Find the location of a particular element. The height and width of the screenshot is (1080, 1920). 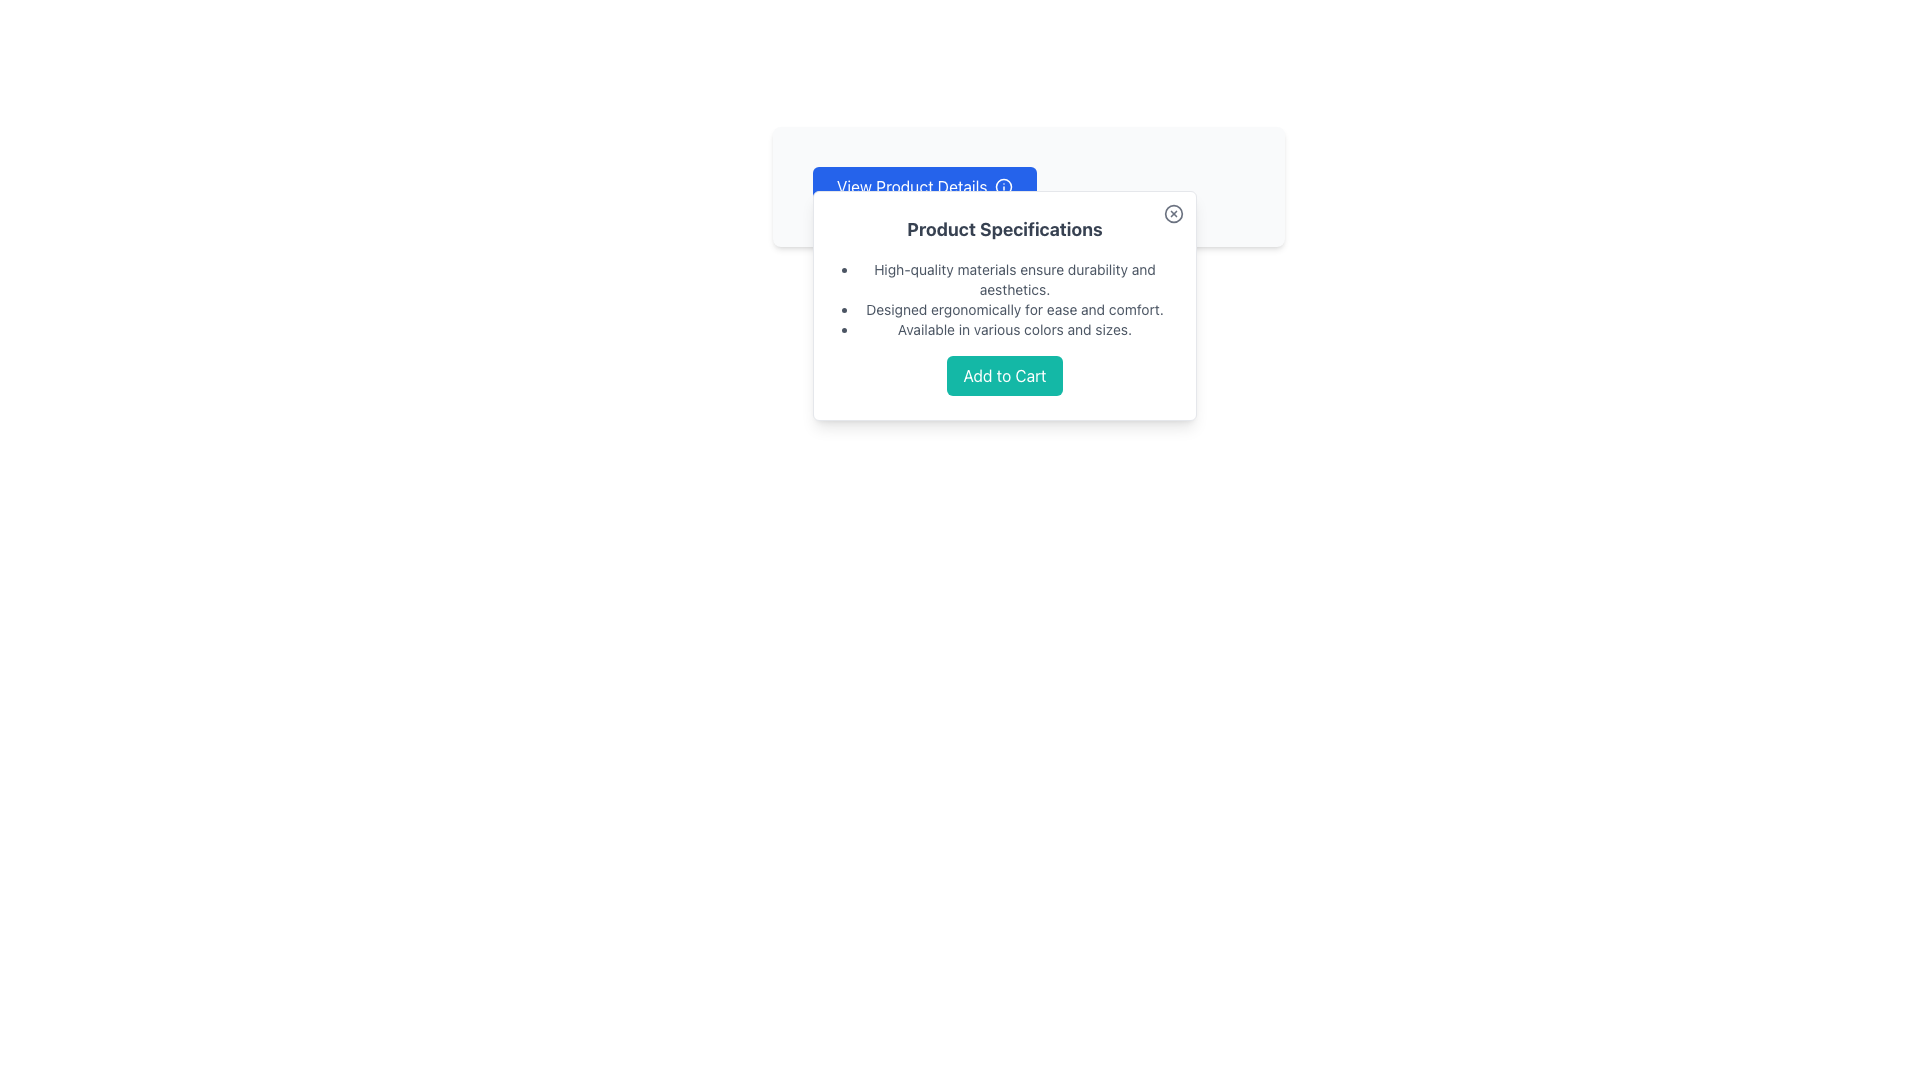

the button that adds the product to the shopping cart, located centrally within the modal below the descriptive text is located at coordinates (1004, 375).